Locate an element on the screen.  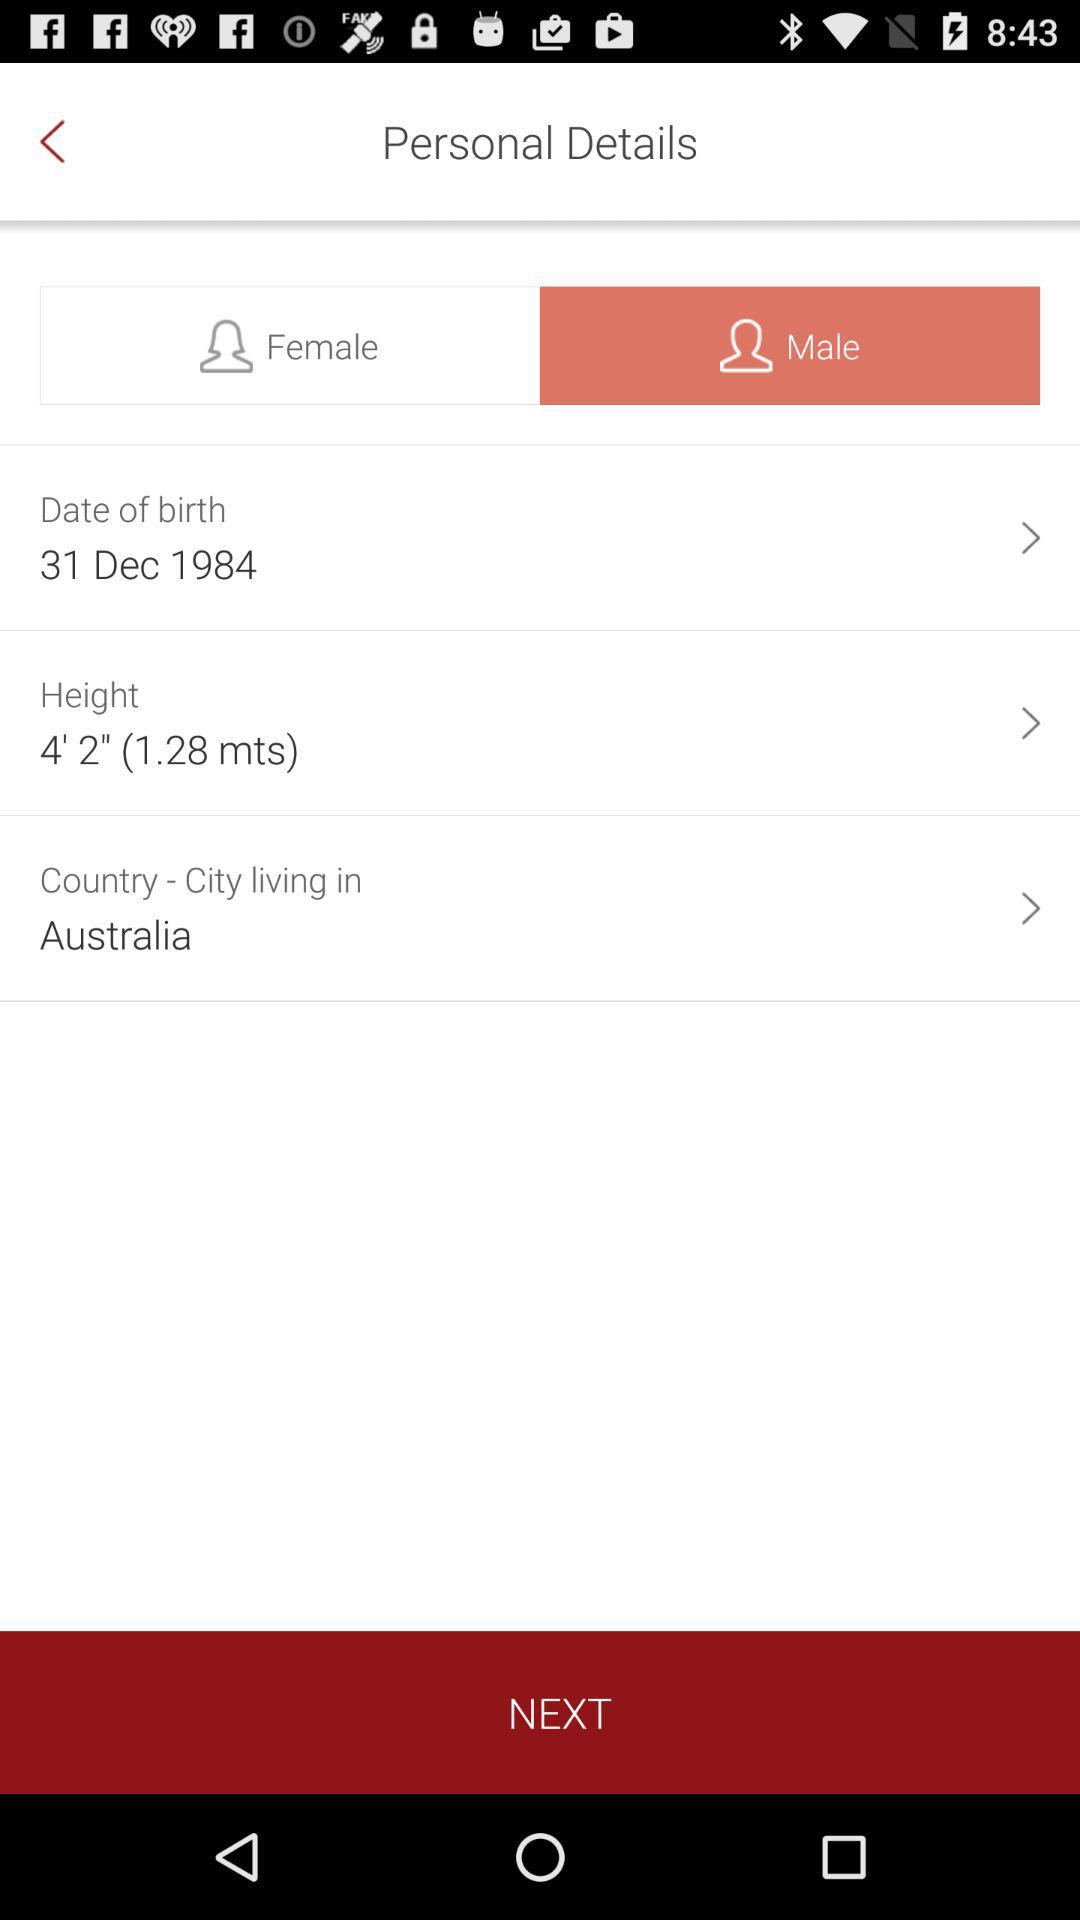
item to the right of 4 2 1 is located at coordinates (1030, 722).